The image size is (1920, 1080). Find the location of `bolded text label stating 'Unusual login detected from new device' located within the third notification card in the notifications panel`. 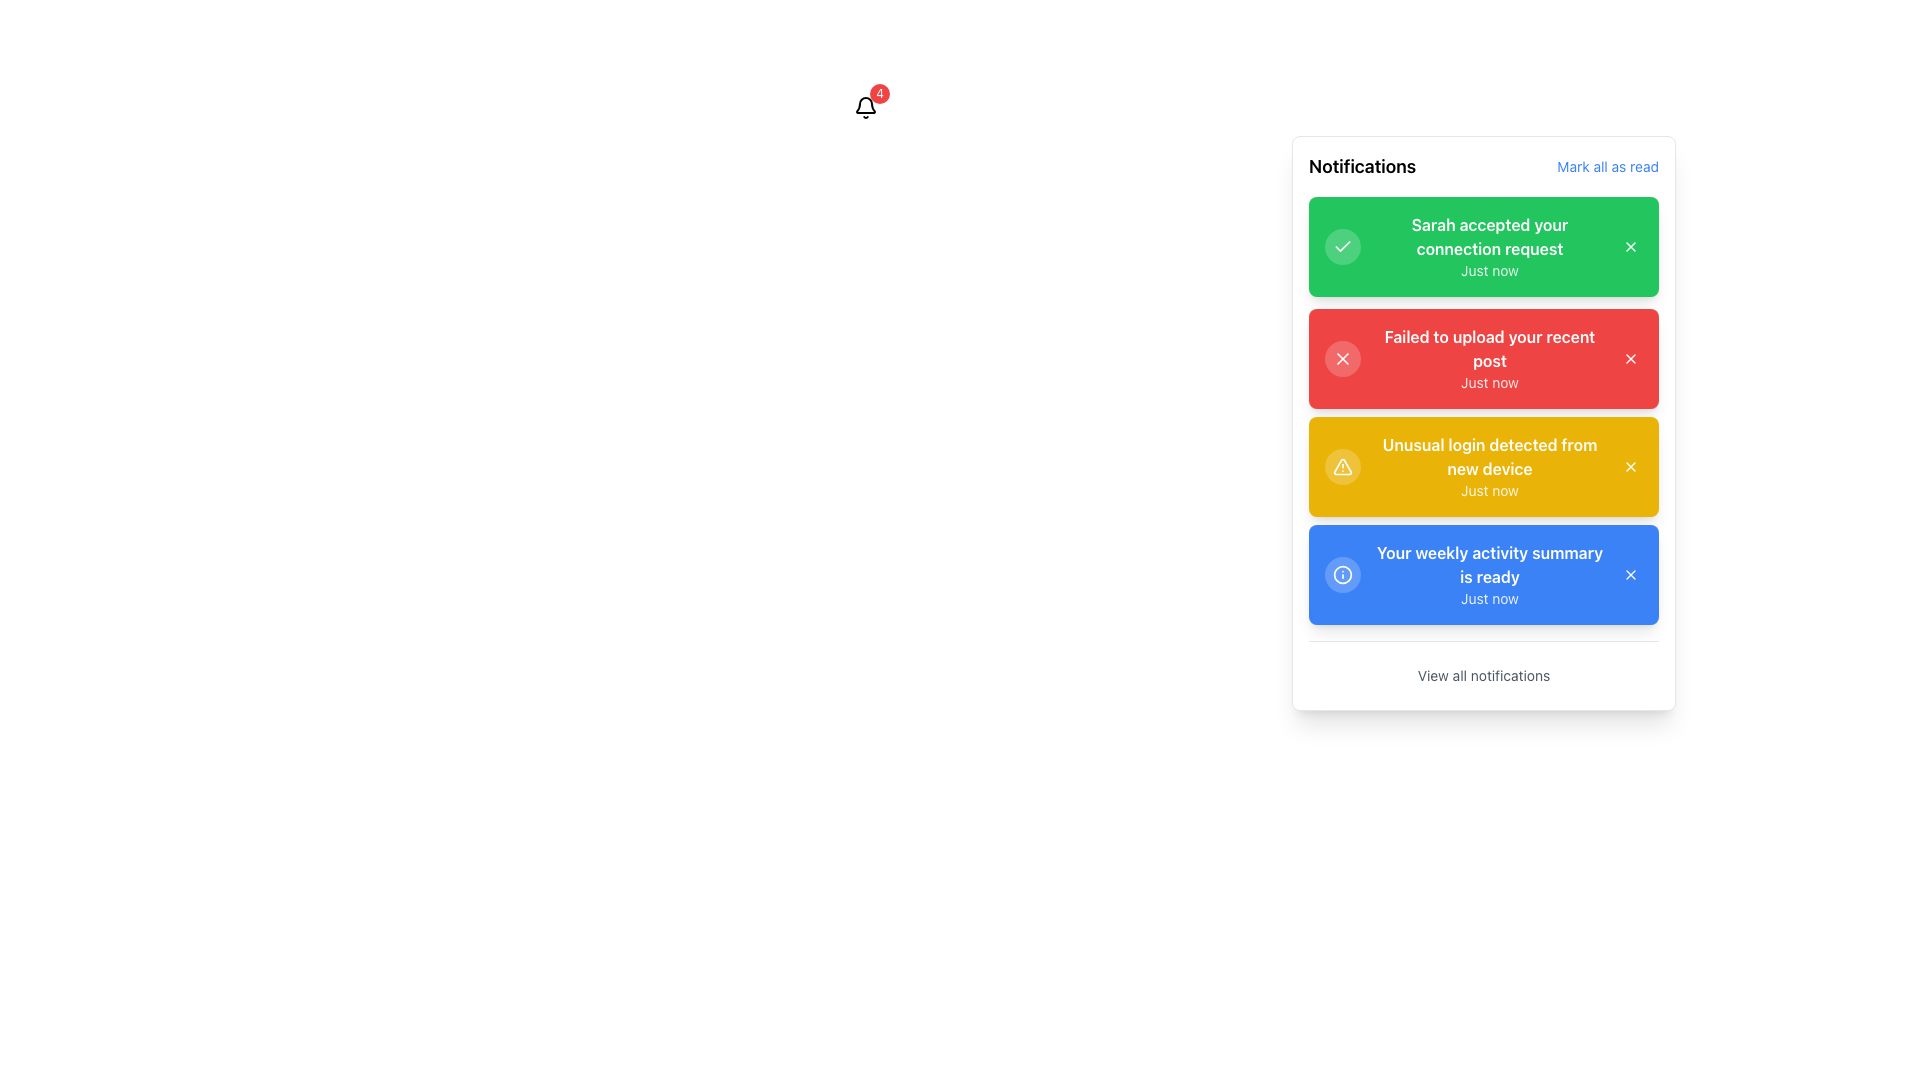

bolded text label stating 'Unusual login detected from new device' located within the third notification card in the notifications panel is located at coordinates (1489, 456).